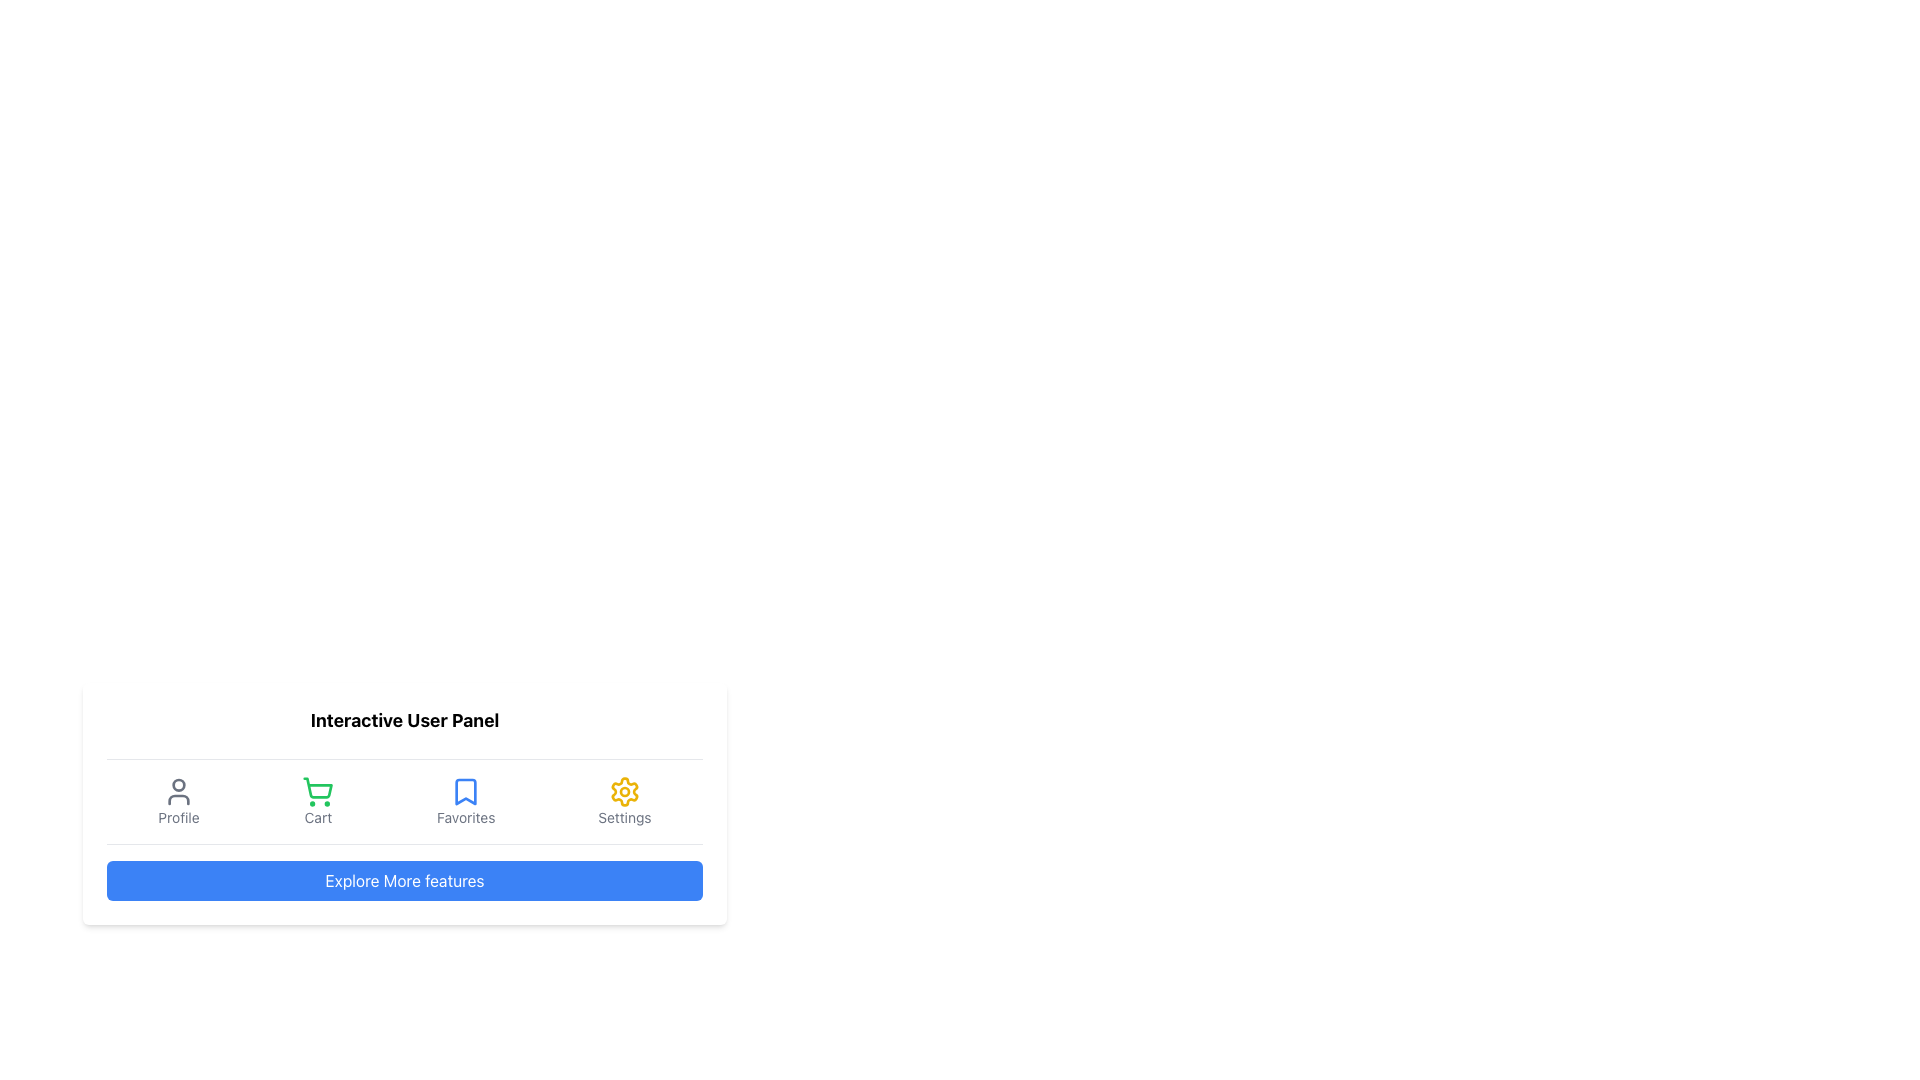 The width and height of the screenshot is (1920, 1080). Describe the element at coordinates (403, 792) in the screenshot. I see `the horizontal navigation menu item in the Navigation Bar` at that location.